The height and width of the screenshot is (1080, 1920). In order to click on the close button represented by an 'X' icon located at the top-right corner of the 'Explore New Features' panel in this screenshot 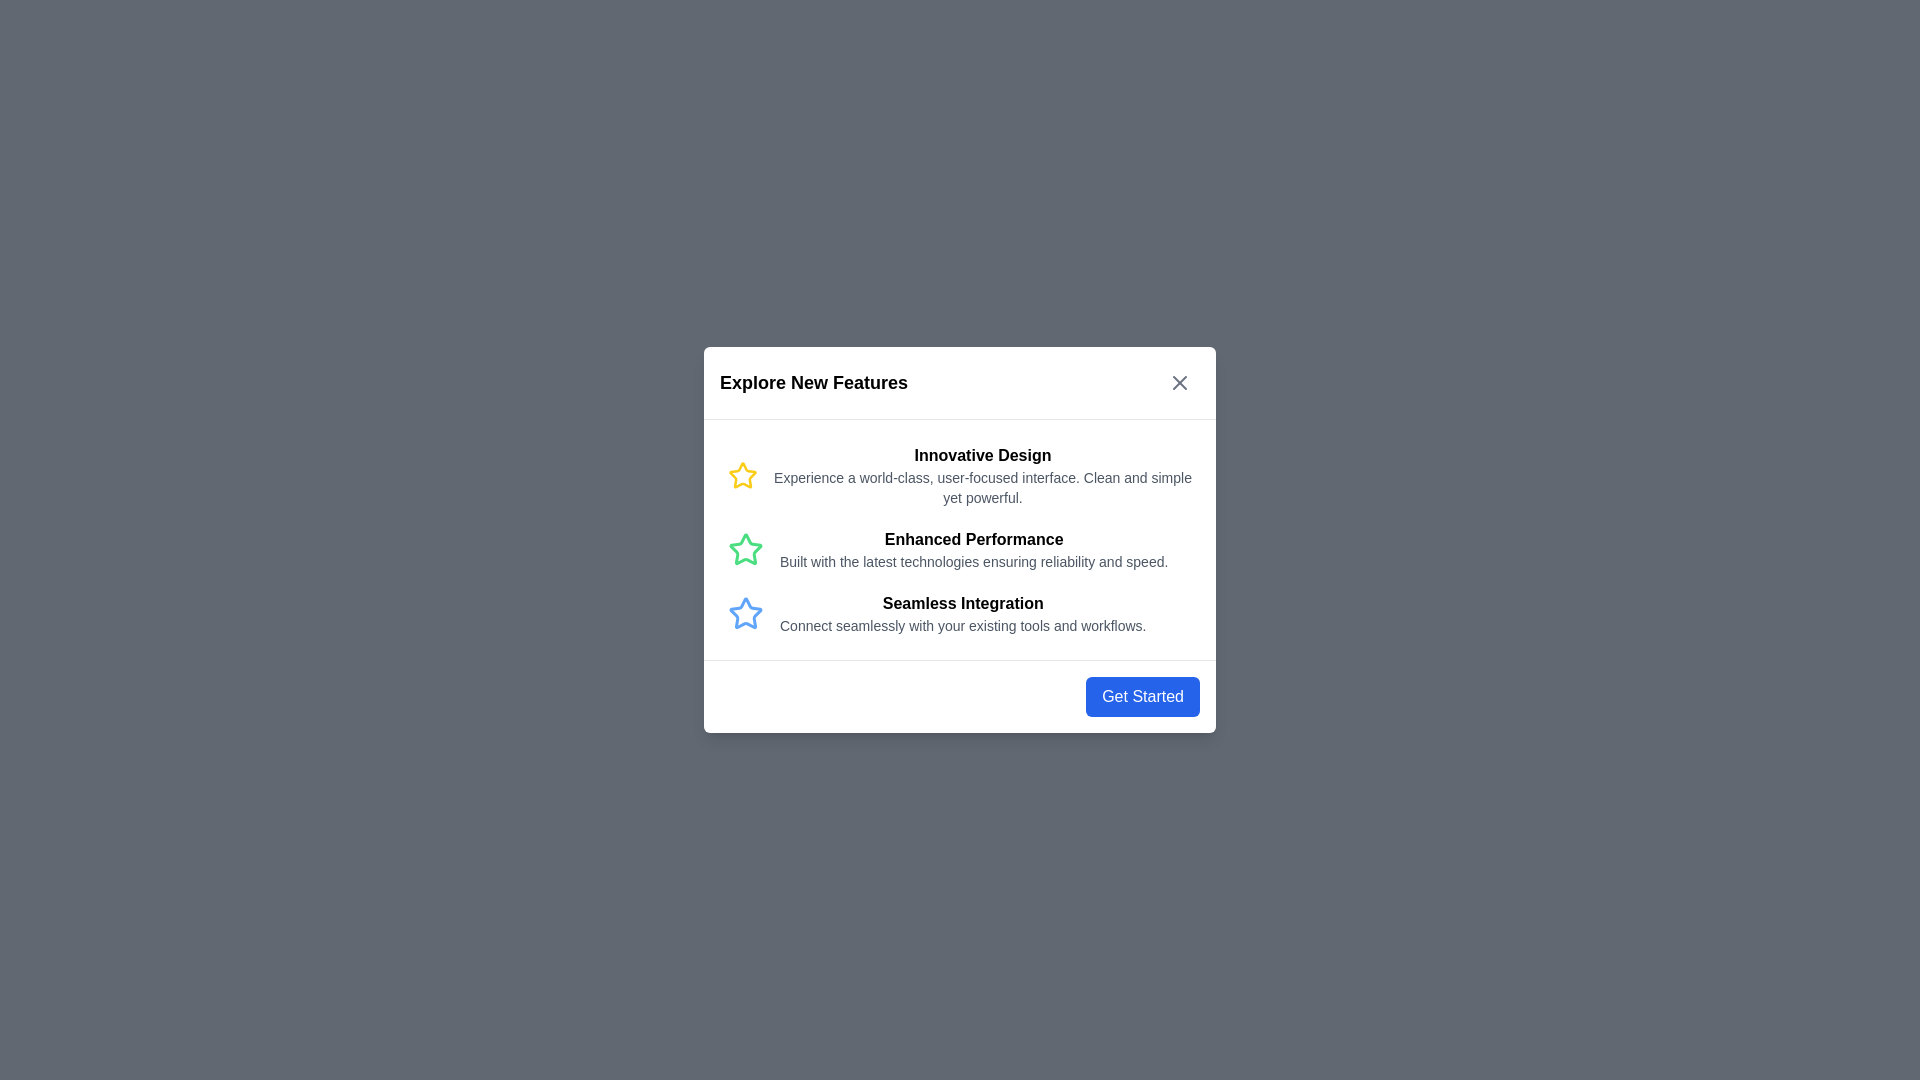, I will do `click(1180, 382)`.